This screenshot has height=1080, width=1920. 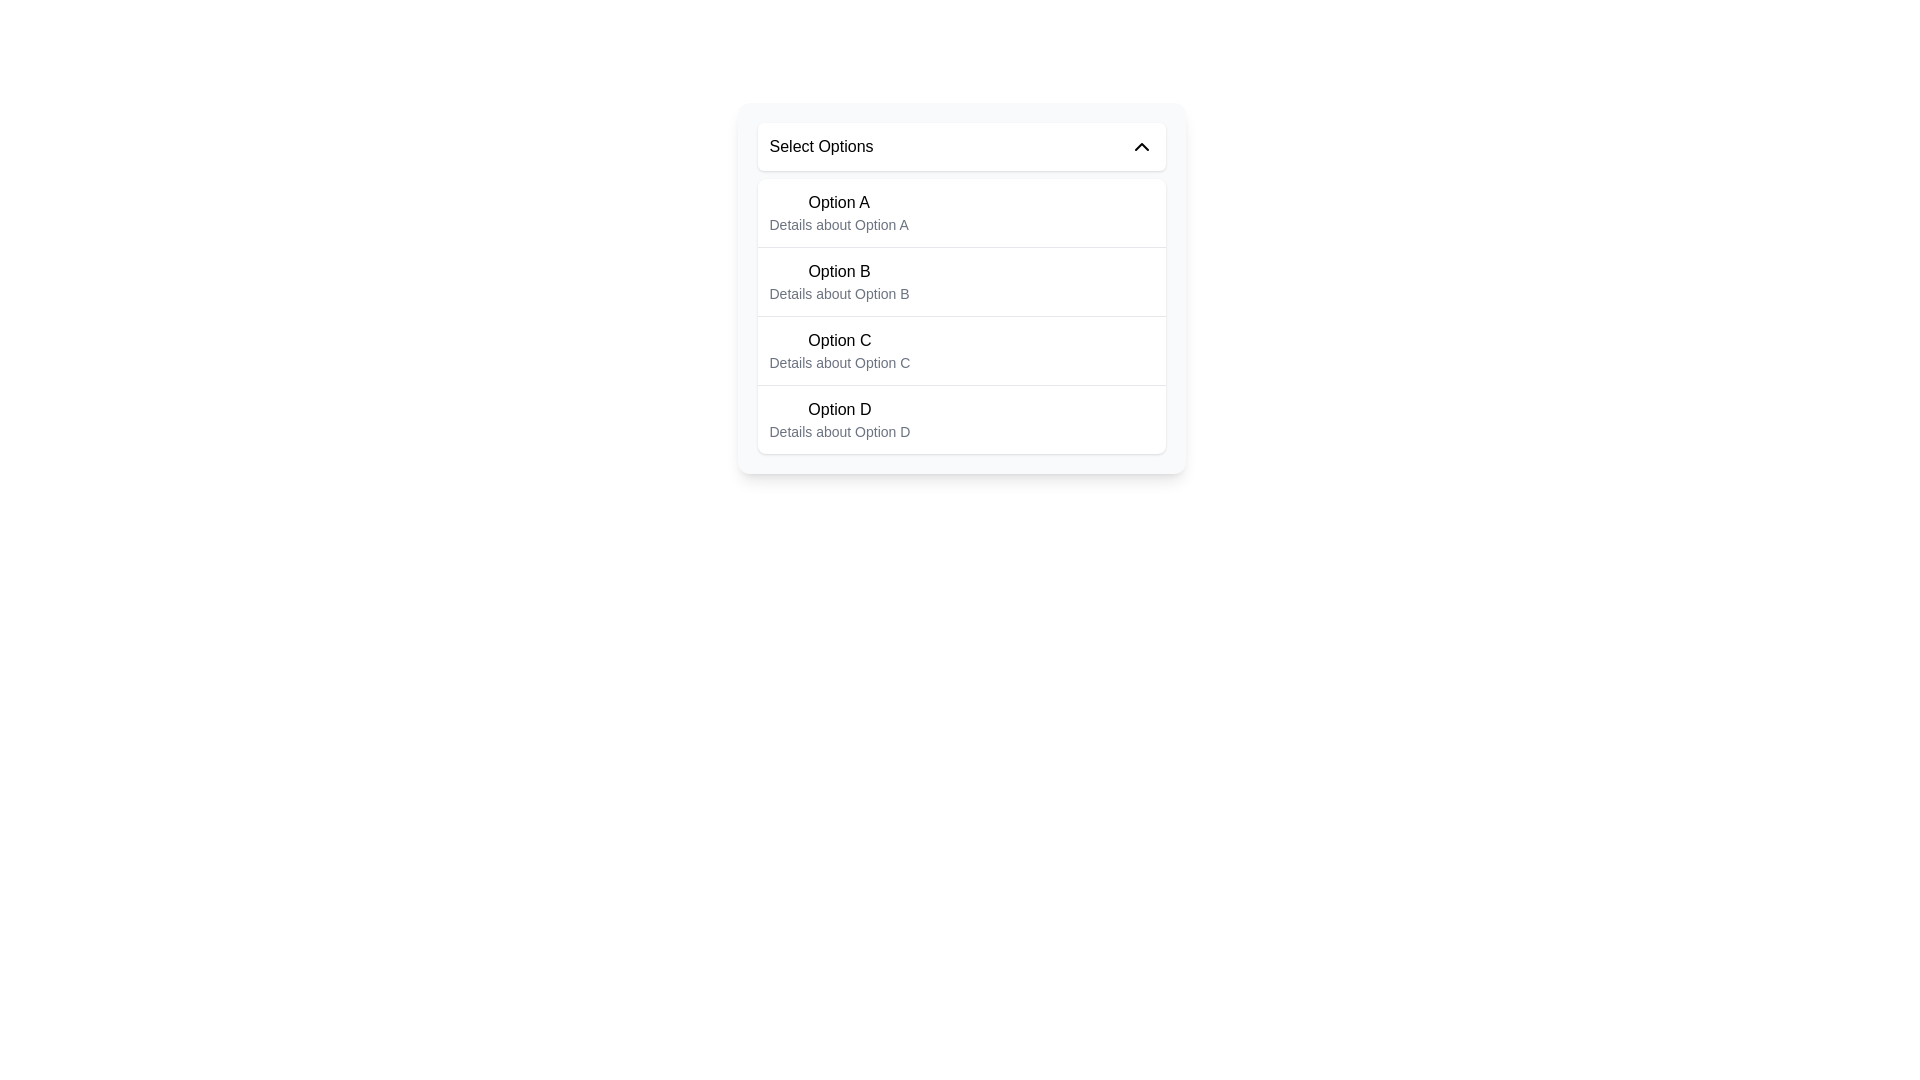 I want to click on text of the bold heading label 'Option D' located in the dropdown menu under 'Select Options', so click(x=840, y=408).